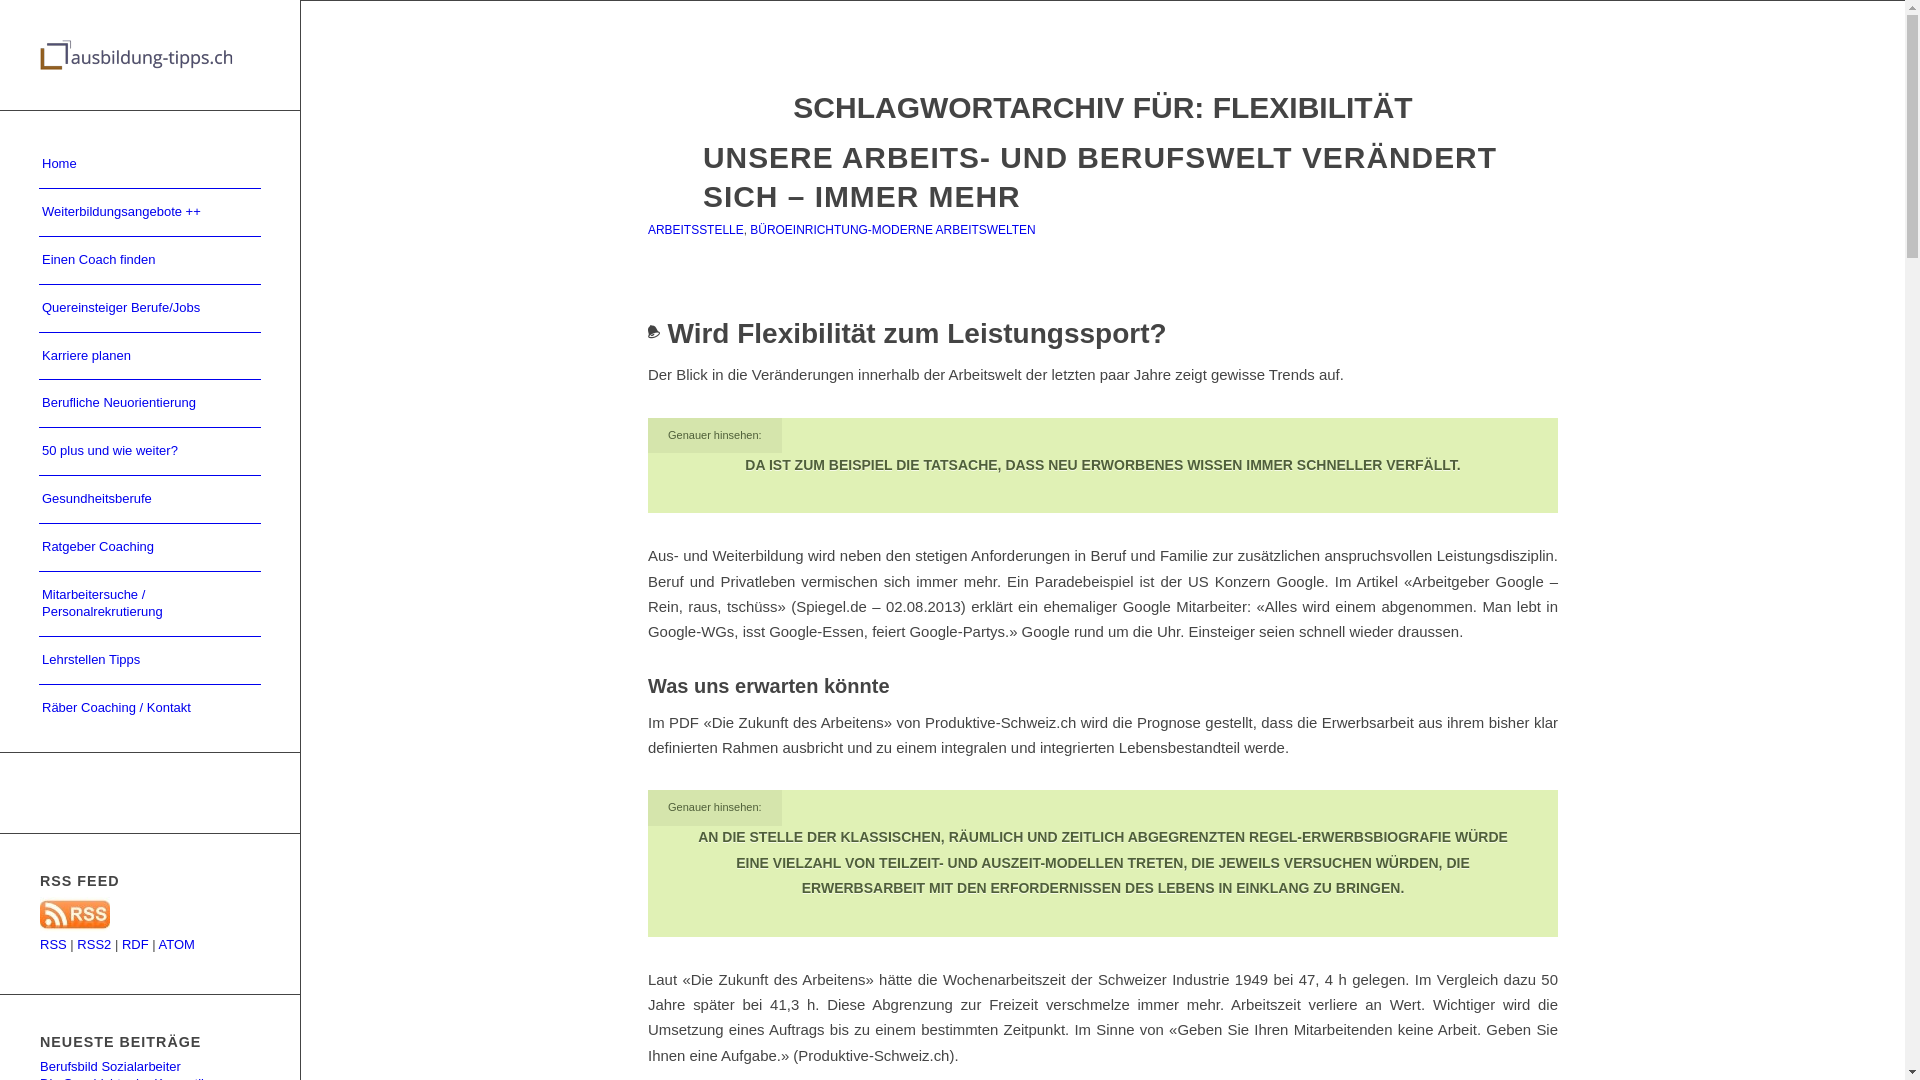 The height and width of the screenshot is (1080, 1920). What do you see at coordinates (148, 547) in the screenshot?
I see `'Ratgeber Coaching'` at bounding box center [148, 547].